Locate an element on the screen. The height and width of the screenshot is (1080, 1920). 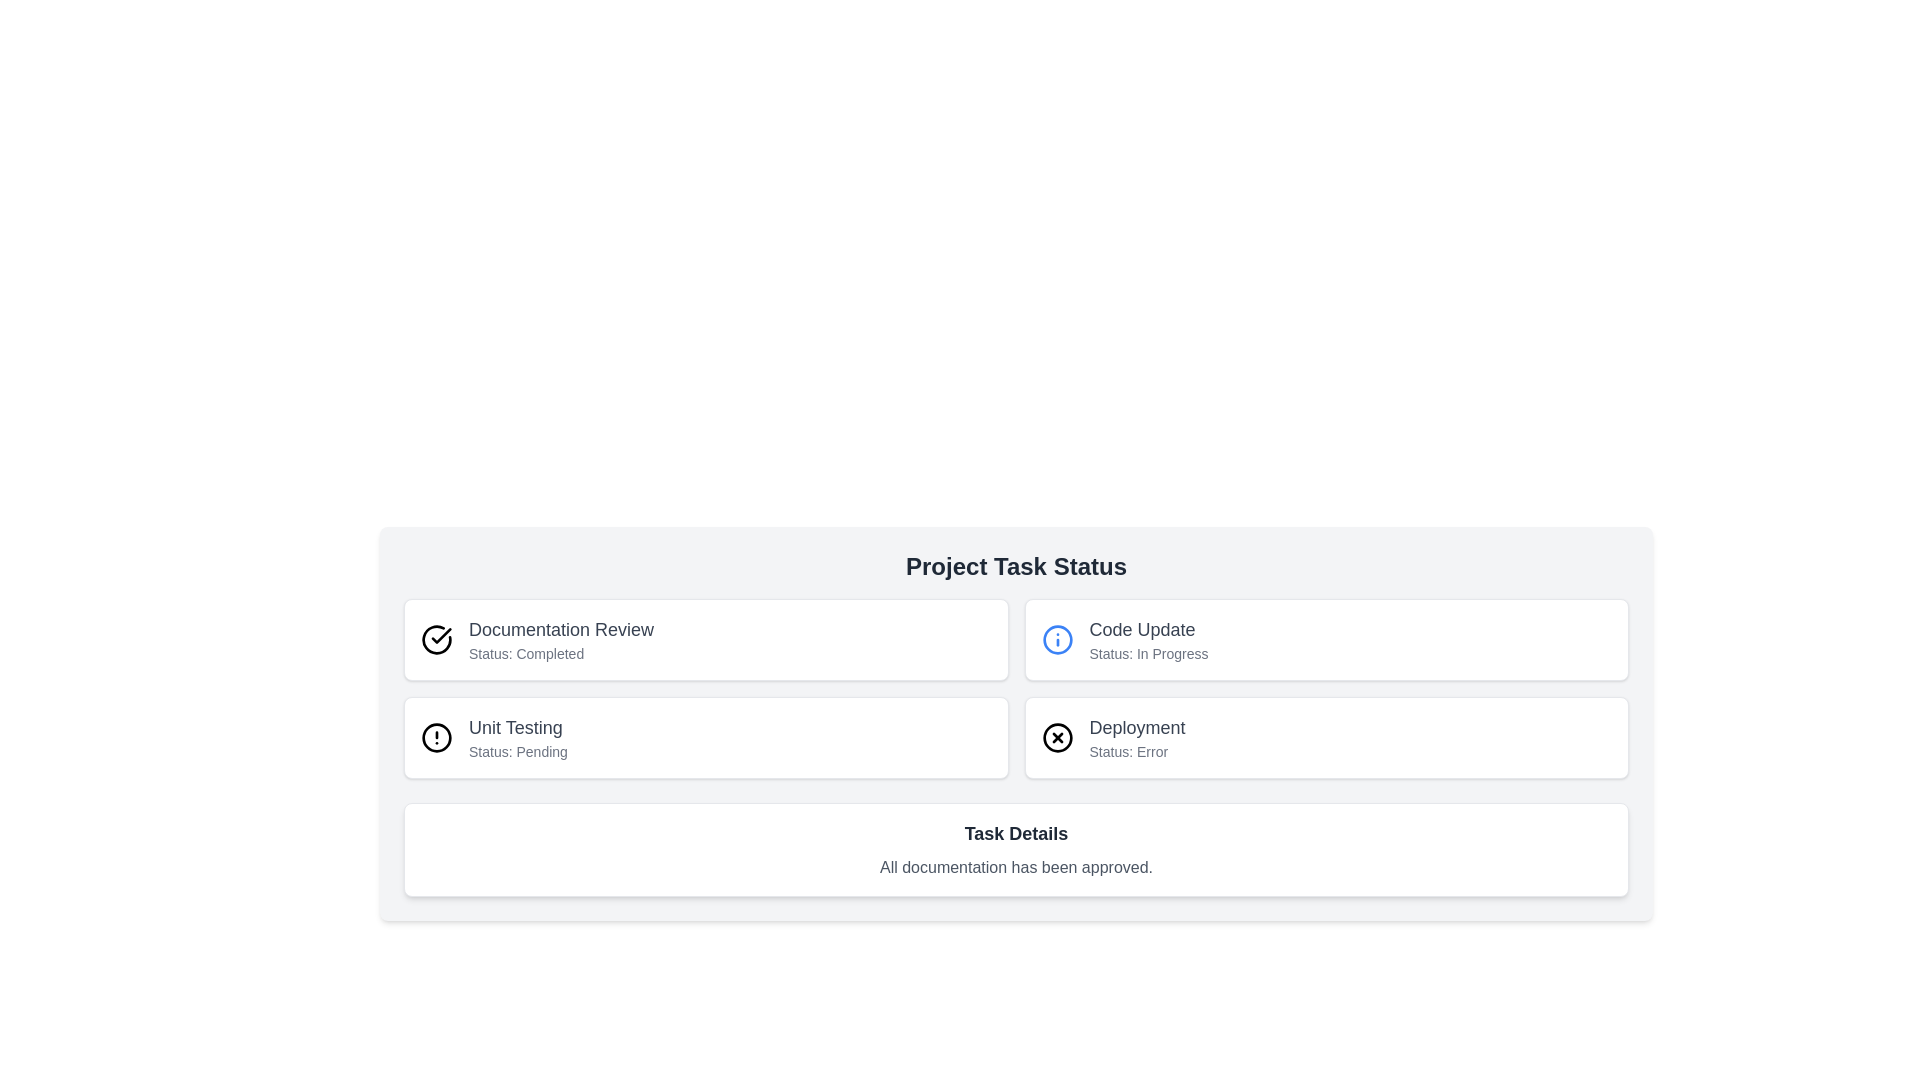
the informational text label that denotes the current status of the 'Unit Testing' task, located directly below the 'Unit Testing' title in the 'Project Task Status' layout is located at coordinates (518, 752).